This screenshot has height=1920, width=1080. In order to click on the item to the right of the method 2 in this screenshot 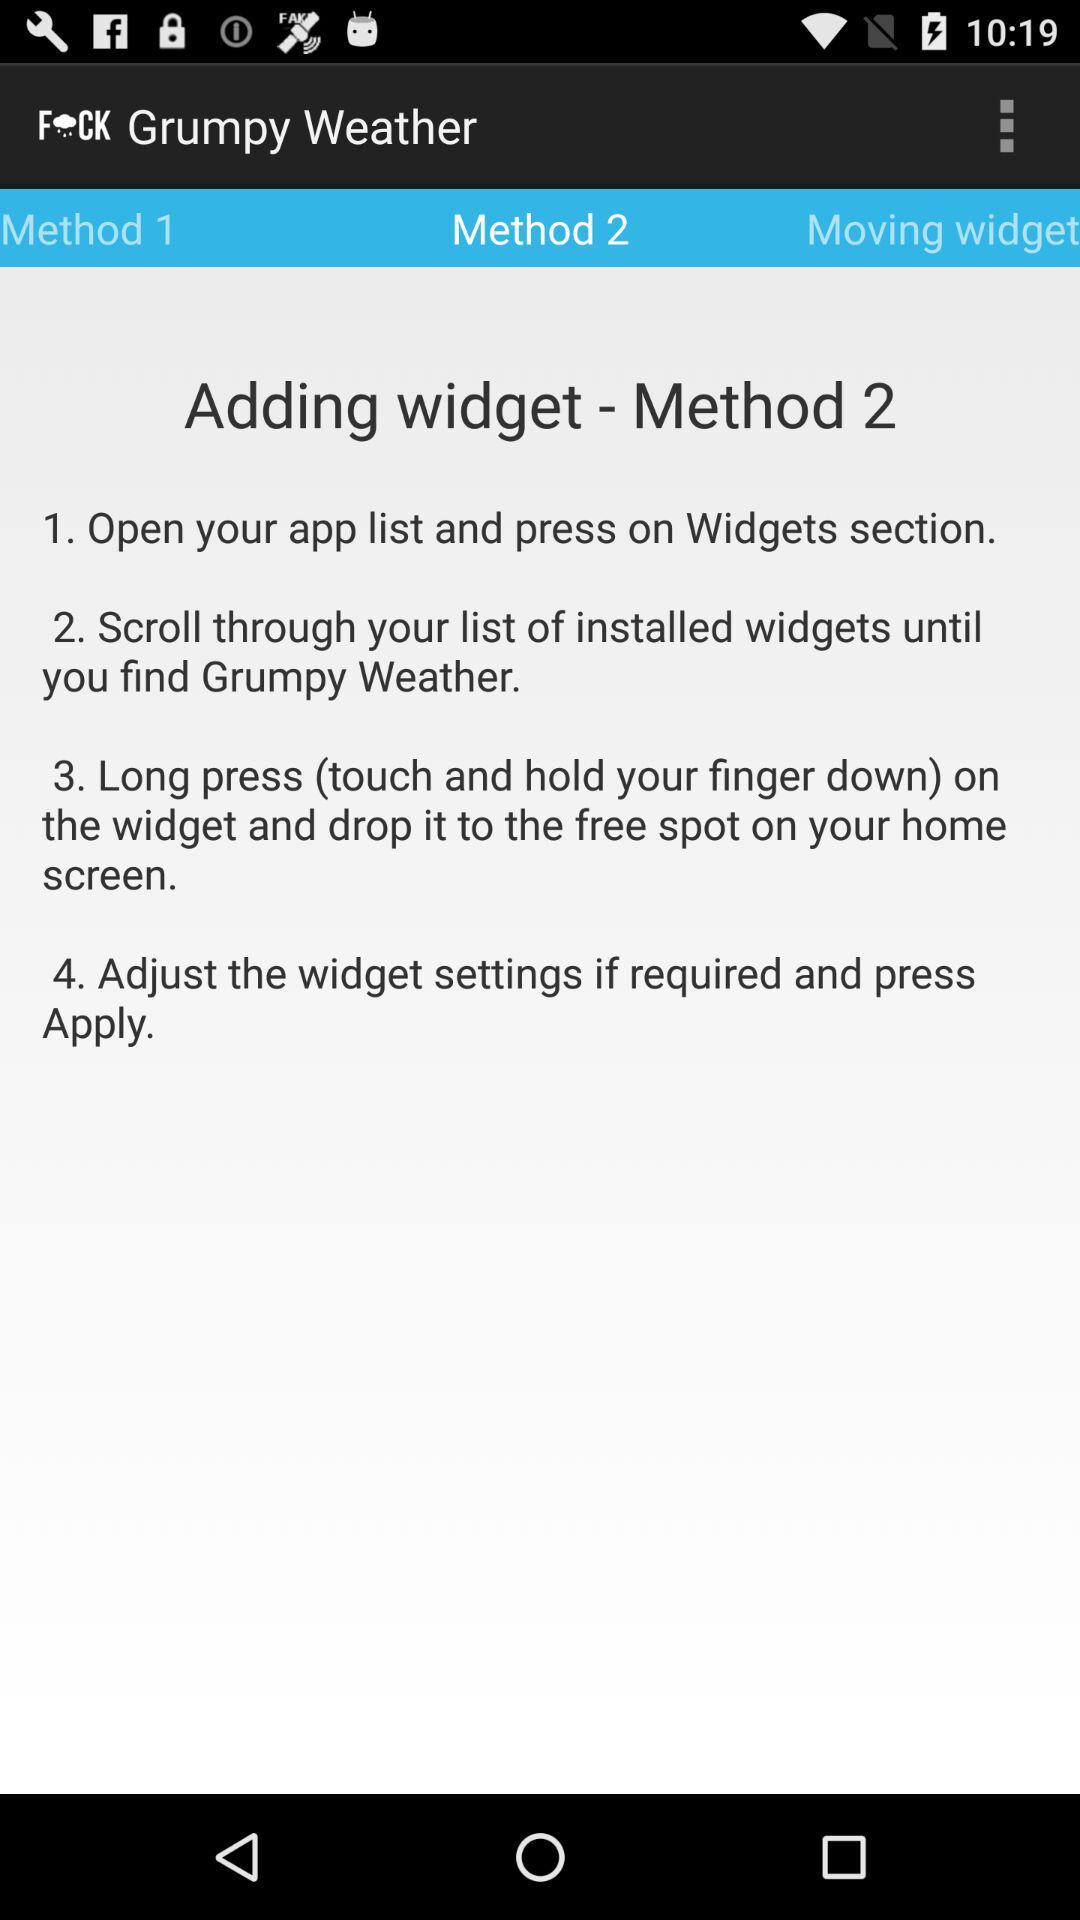, I will do `click(1006, 124)`.